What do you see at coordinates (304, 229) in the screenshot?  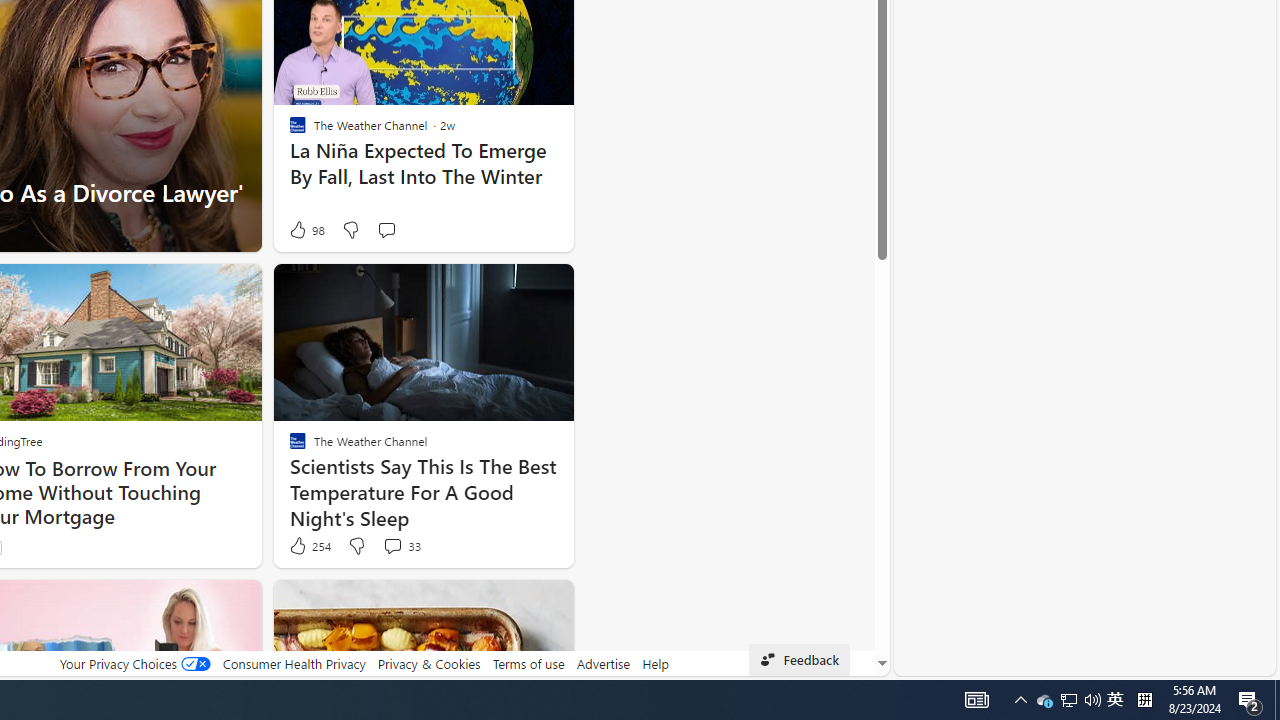 I see `'98 Like'` at bounding box center [304, 229].